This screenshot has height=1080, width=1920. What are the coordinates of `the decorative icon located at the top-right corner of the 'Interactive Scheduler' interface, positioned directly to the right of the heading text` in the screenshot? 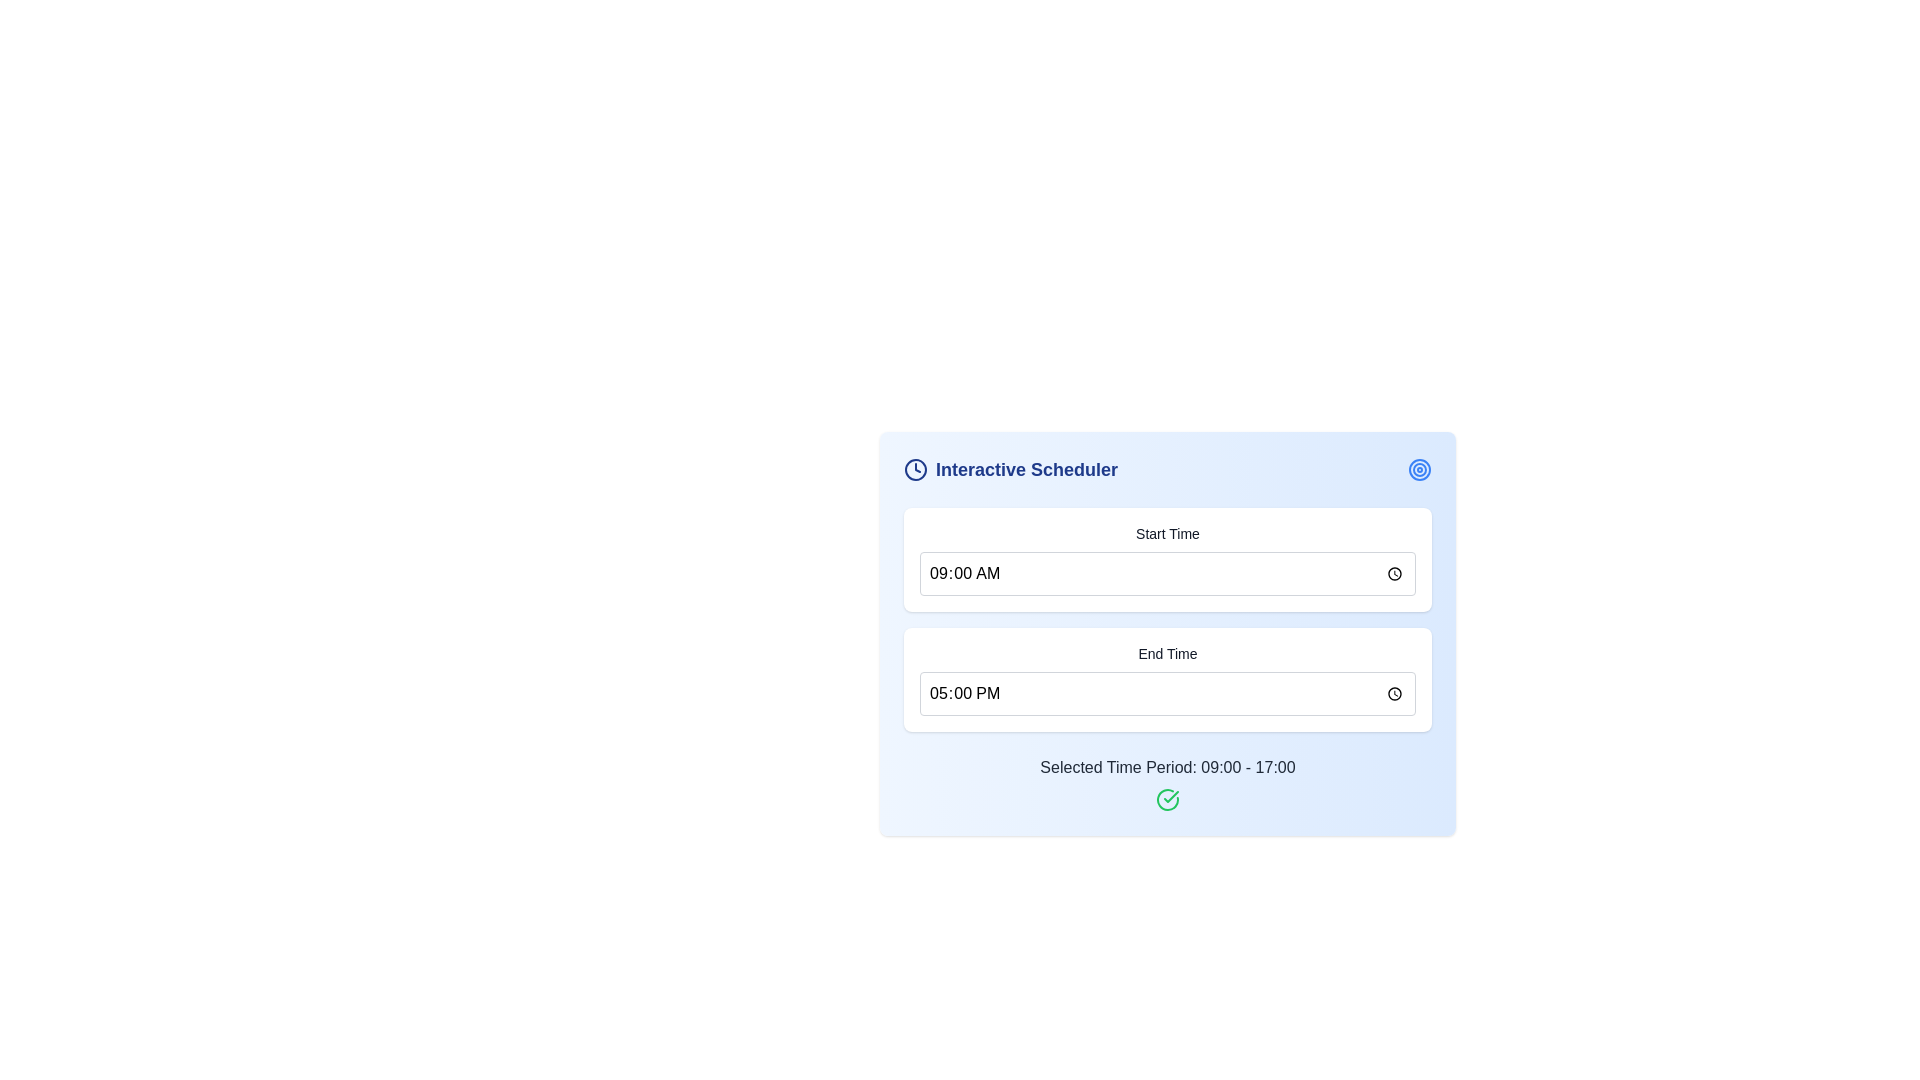 It's located at (1419, 470).